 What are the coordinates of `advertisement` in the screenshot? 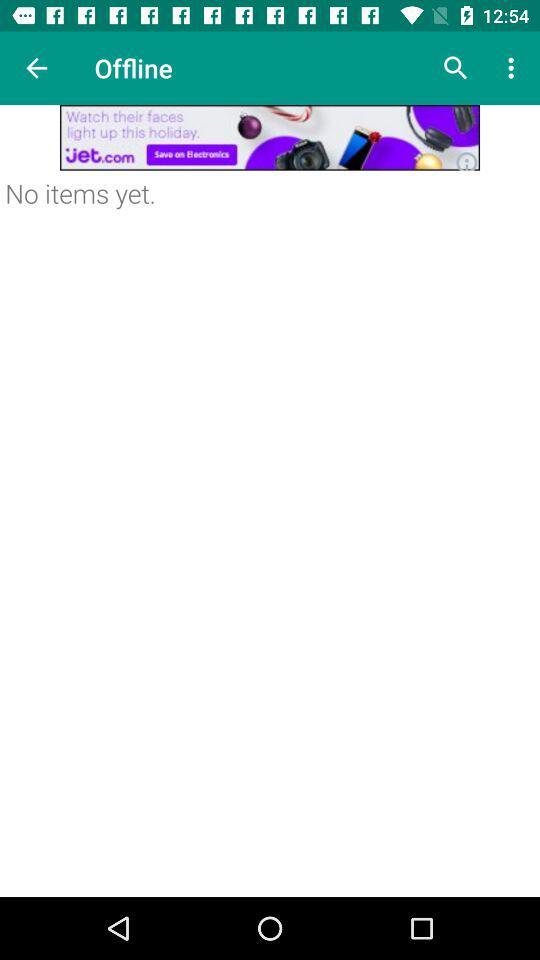 It's located at (270, 136).